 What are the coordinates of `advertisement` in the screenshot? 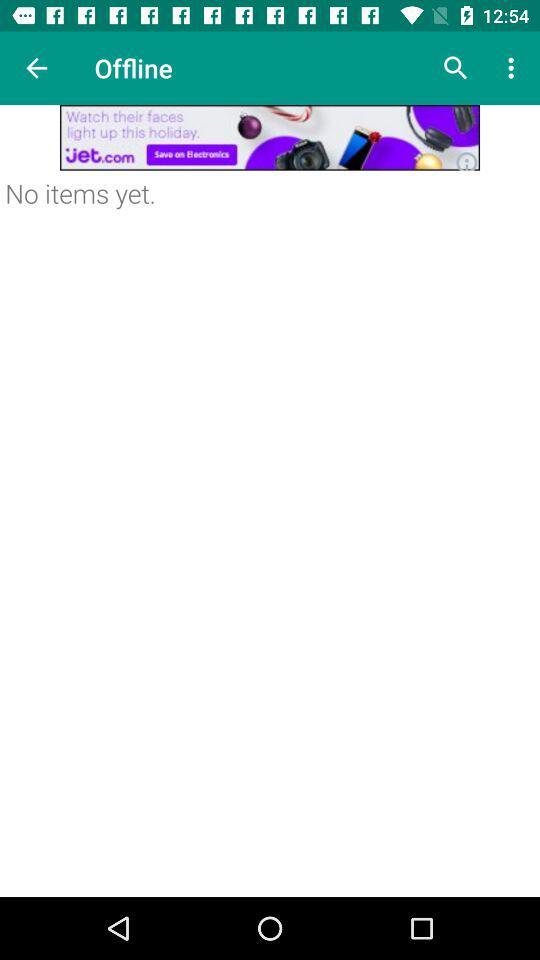 It's located at (270, 136).